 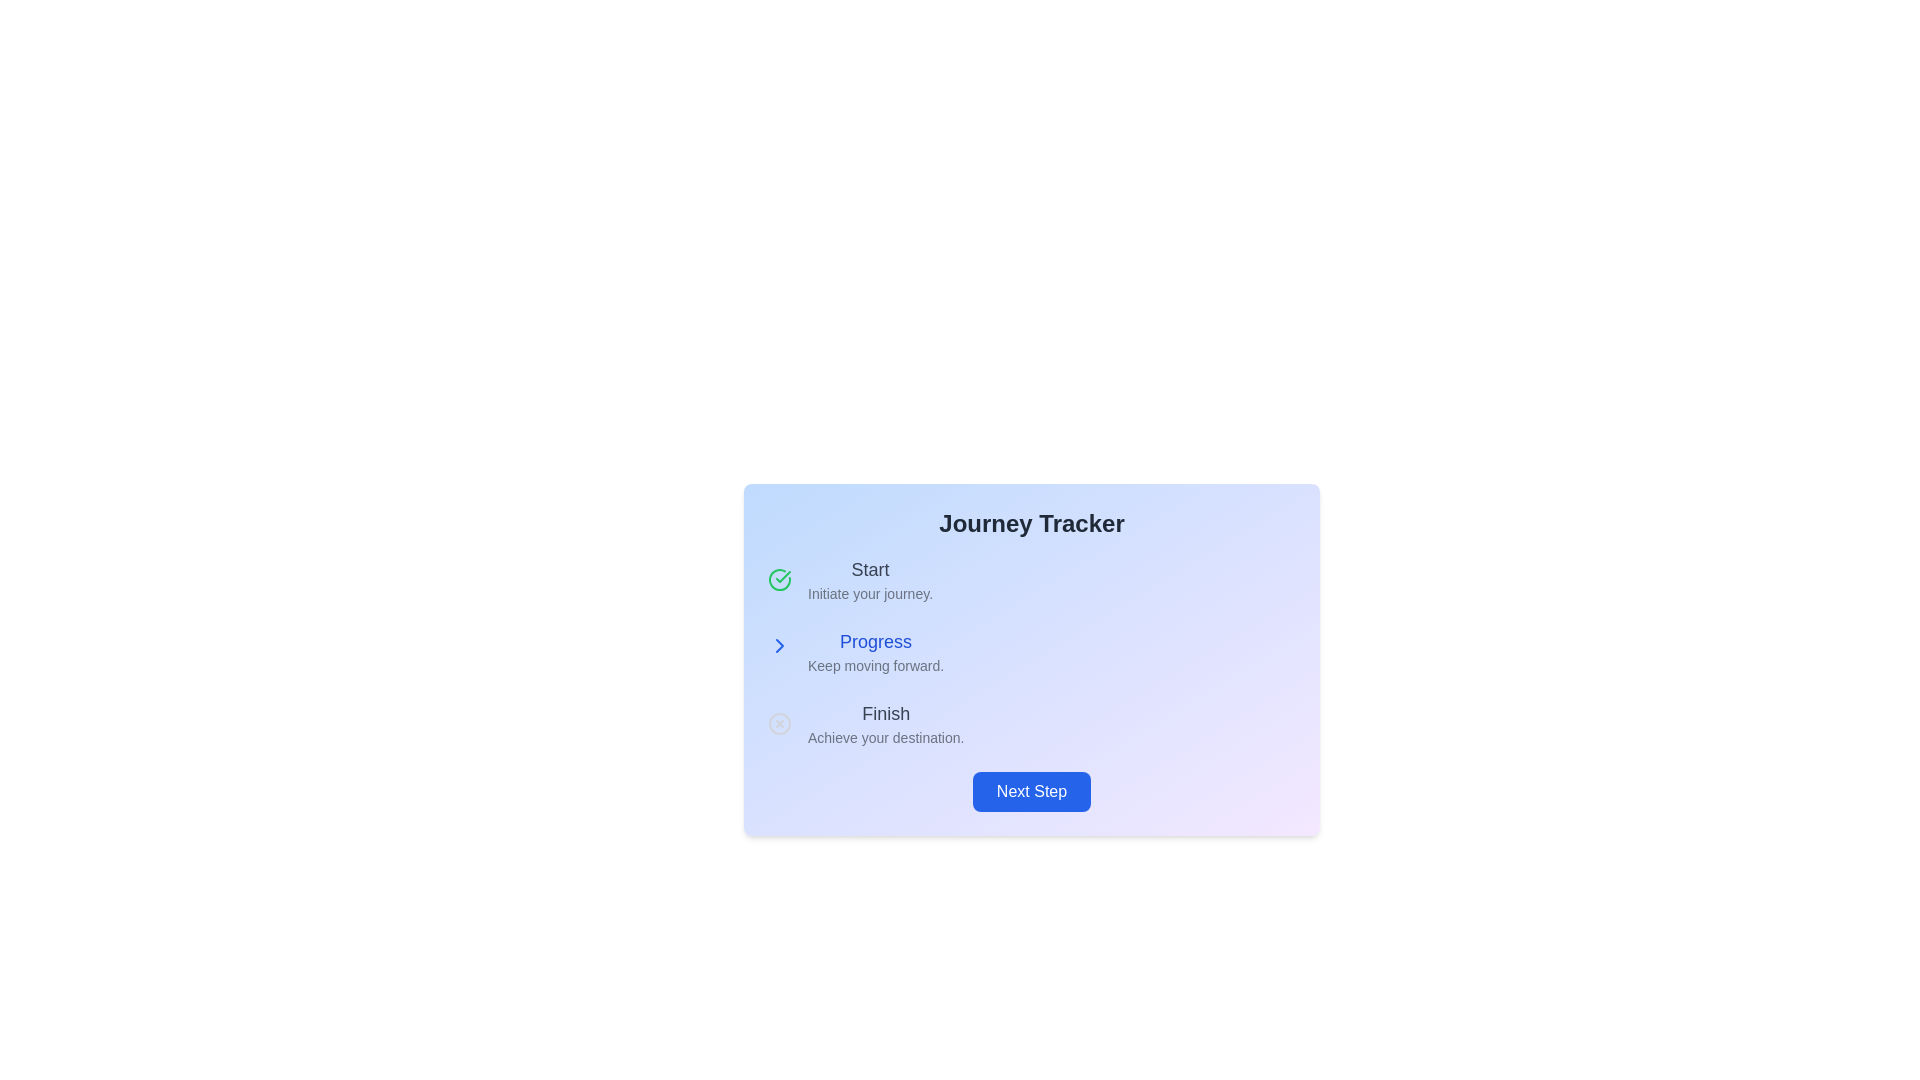 I want to click on the header text label that organizes the content into distinct sections, positioned at the top-left of a vertically arranged list within a rectangular card, so click(x=870, y=570).